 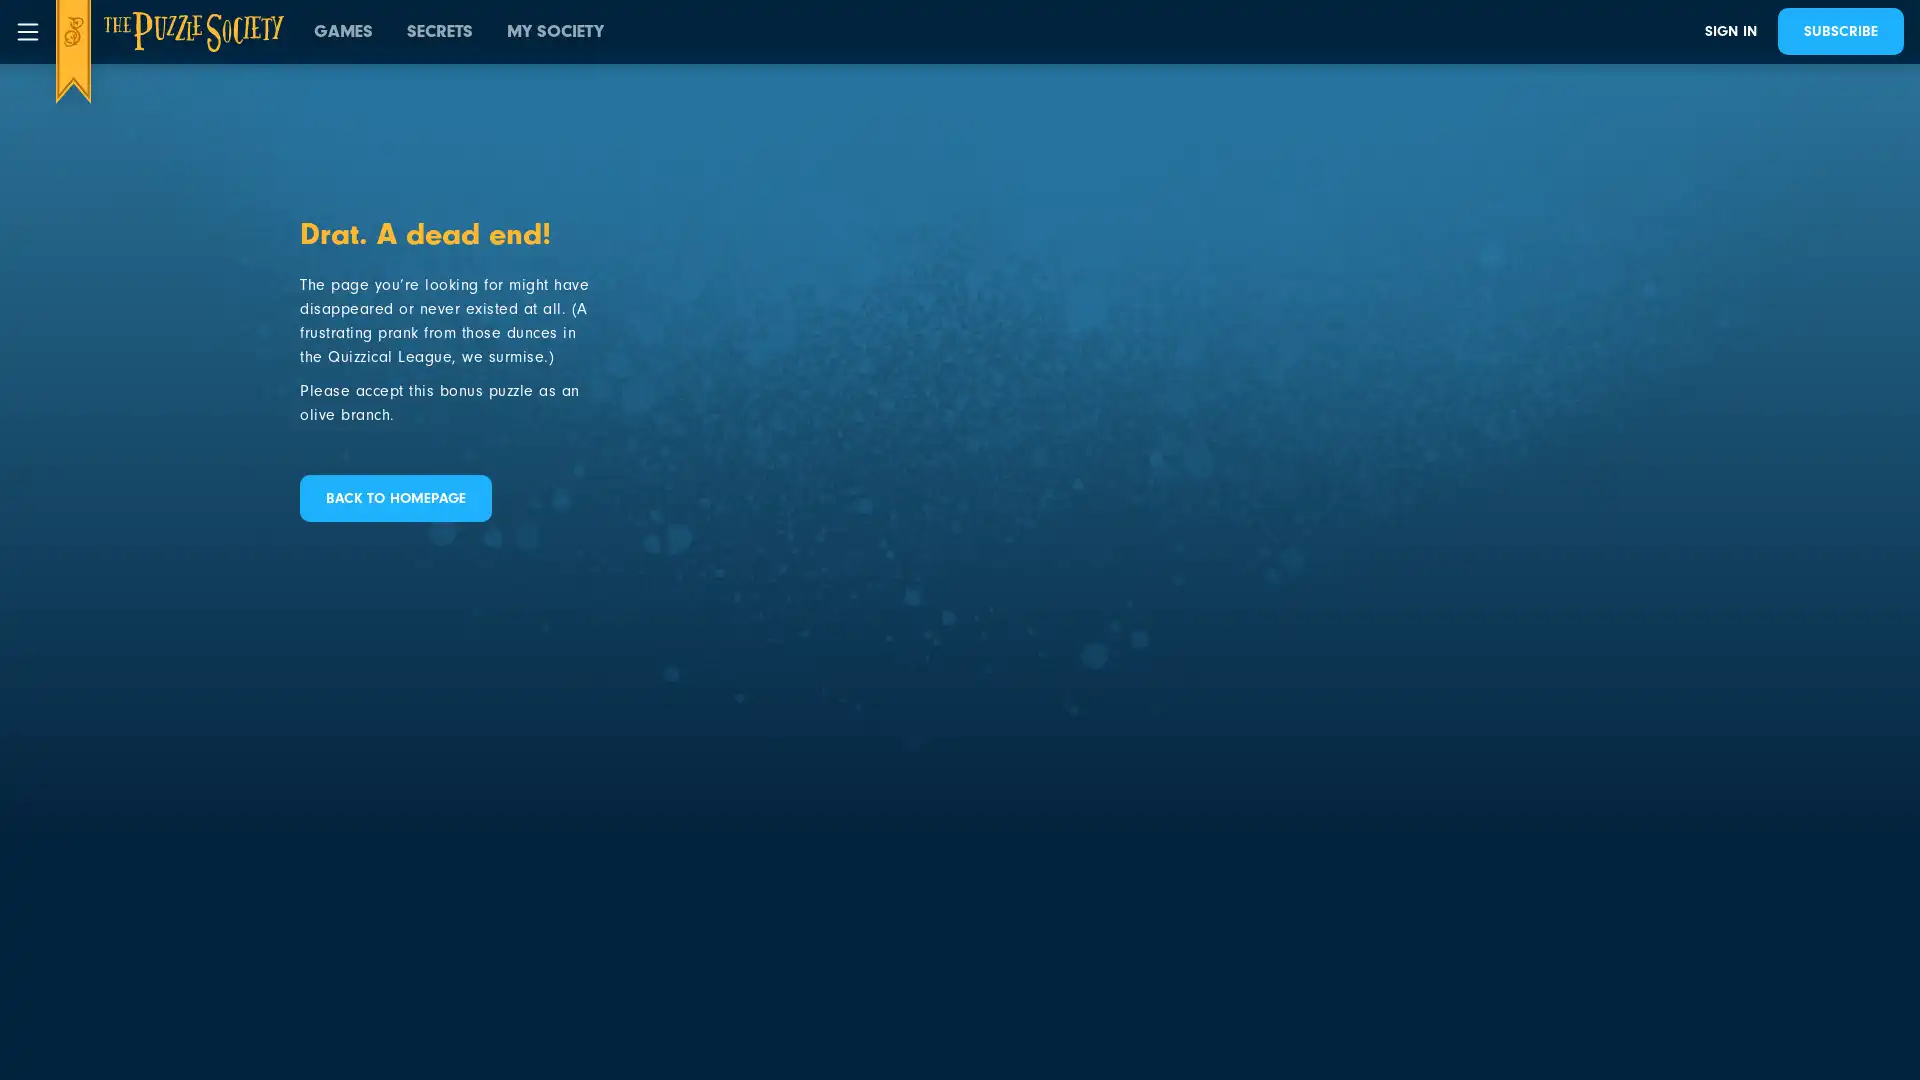 What do you see at coordinates (555, 31) in the screenshot?
I see `MY SOCIETY` at bounding box center [555, 31].